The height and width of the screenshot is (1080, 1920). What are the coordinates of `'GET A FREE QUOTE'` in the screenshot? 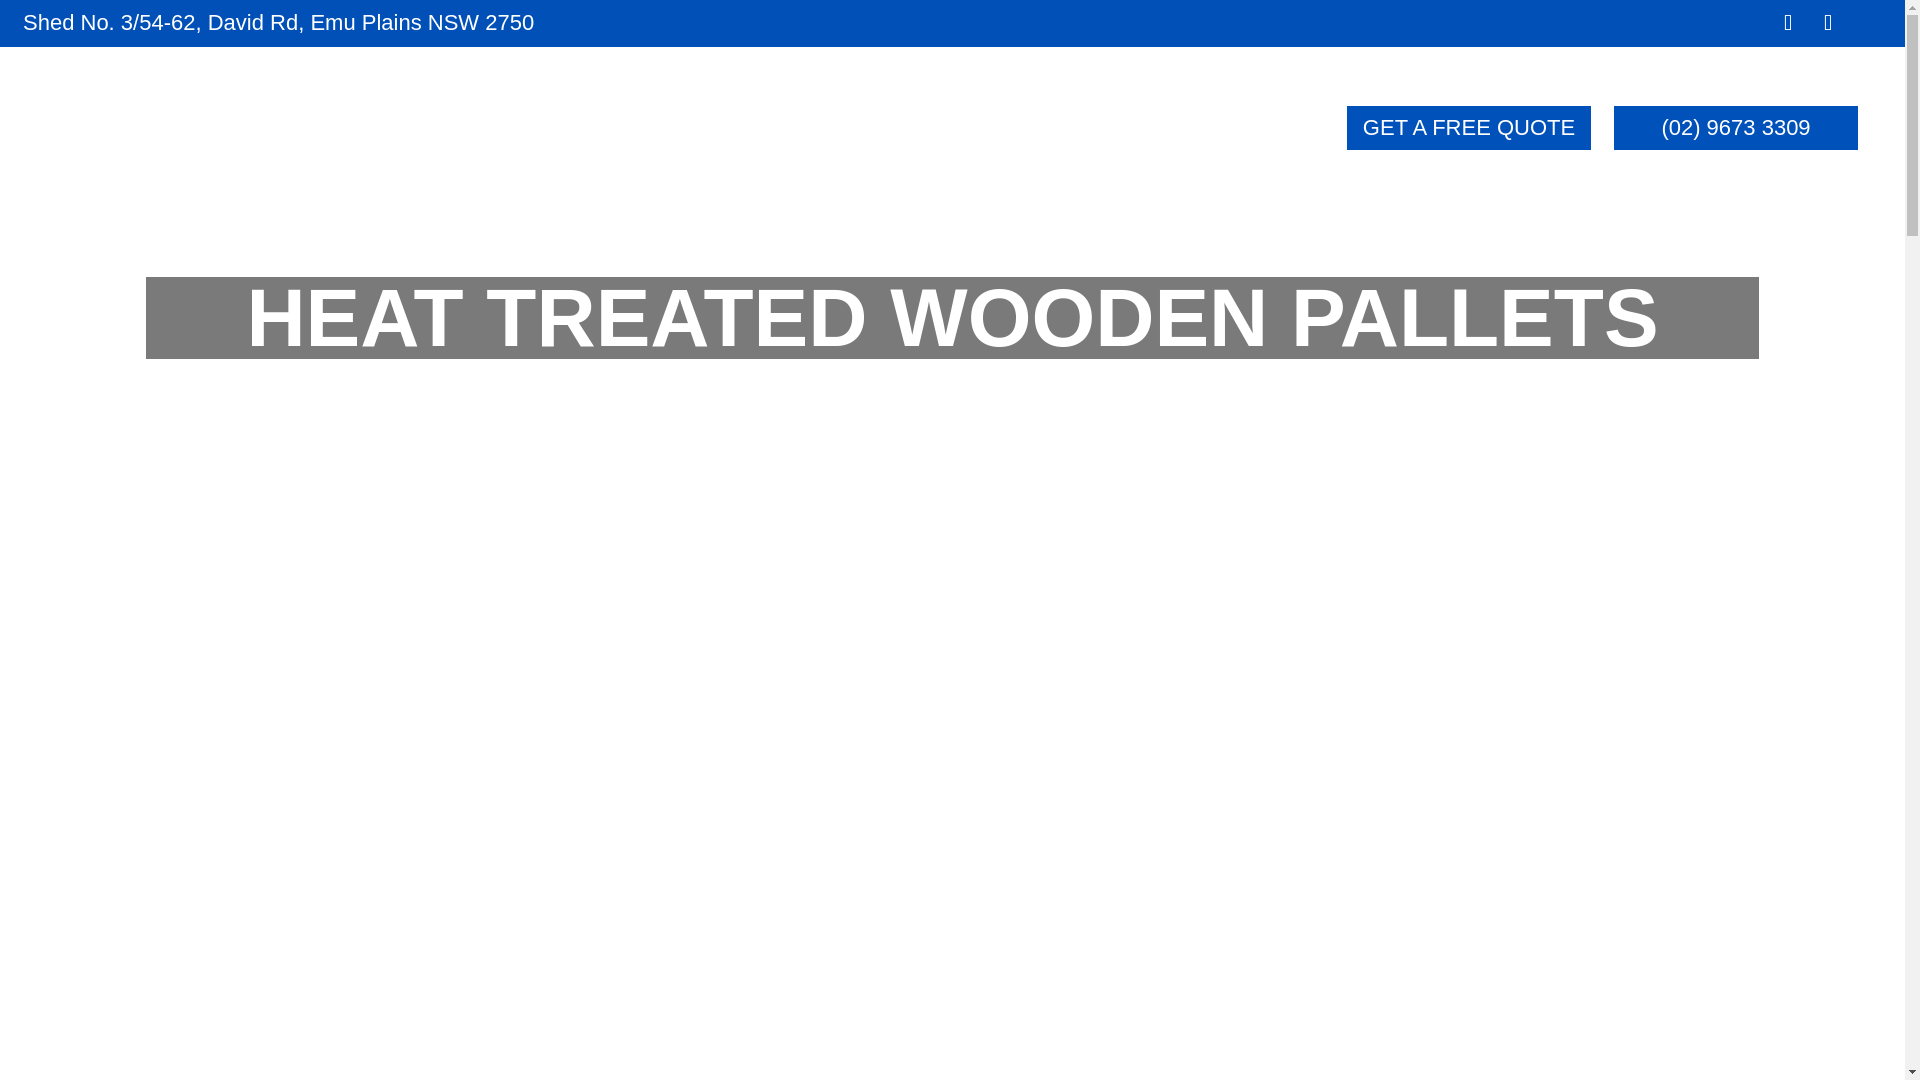 It's located at (1468, 127).